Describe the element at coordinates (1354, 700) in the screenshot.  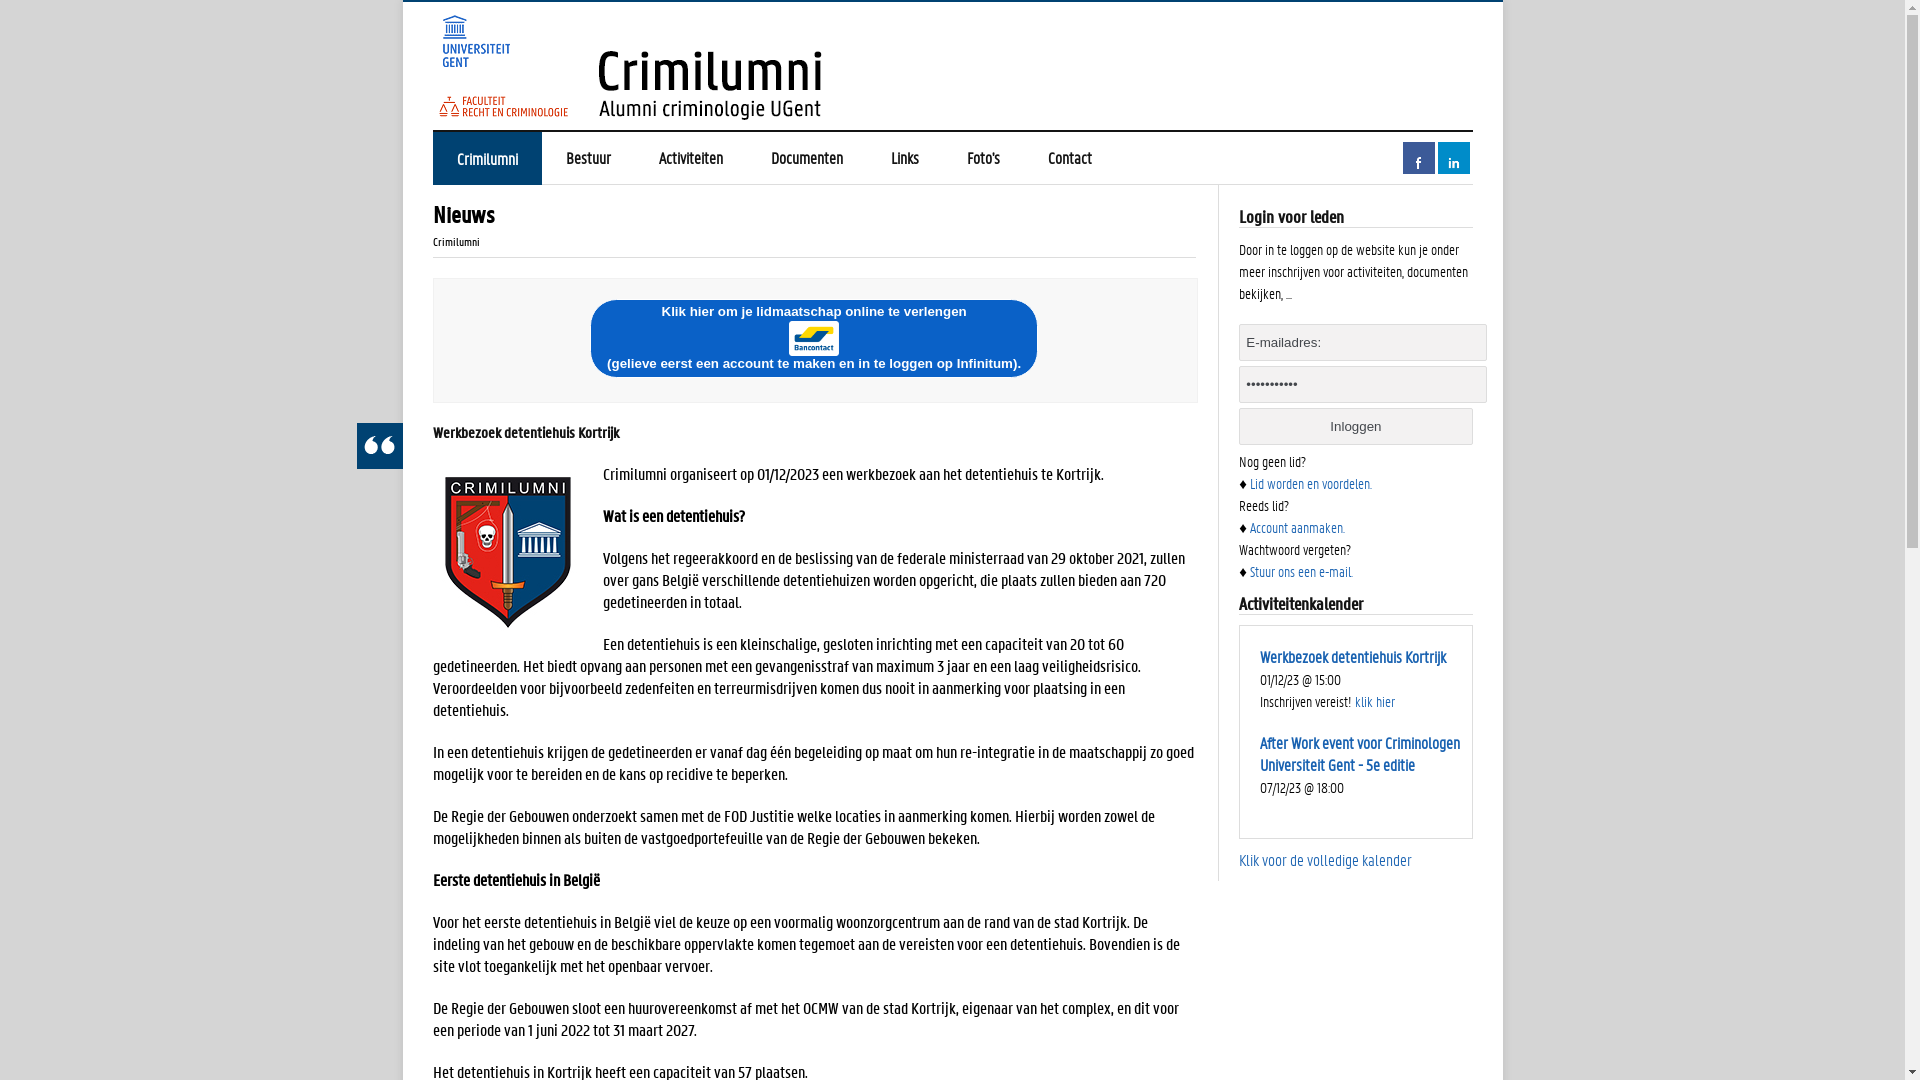
I see `'klik hier'` at that location.